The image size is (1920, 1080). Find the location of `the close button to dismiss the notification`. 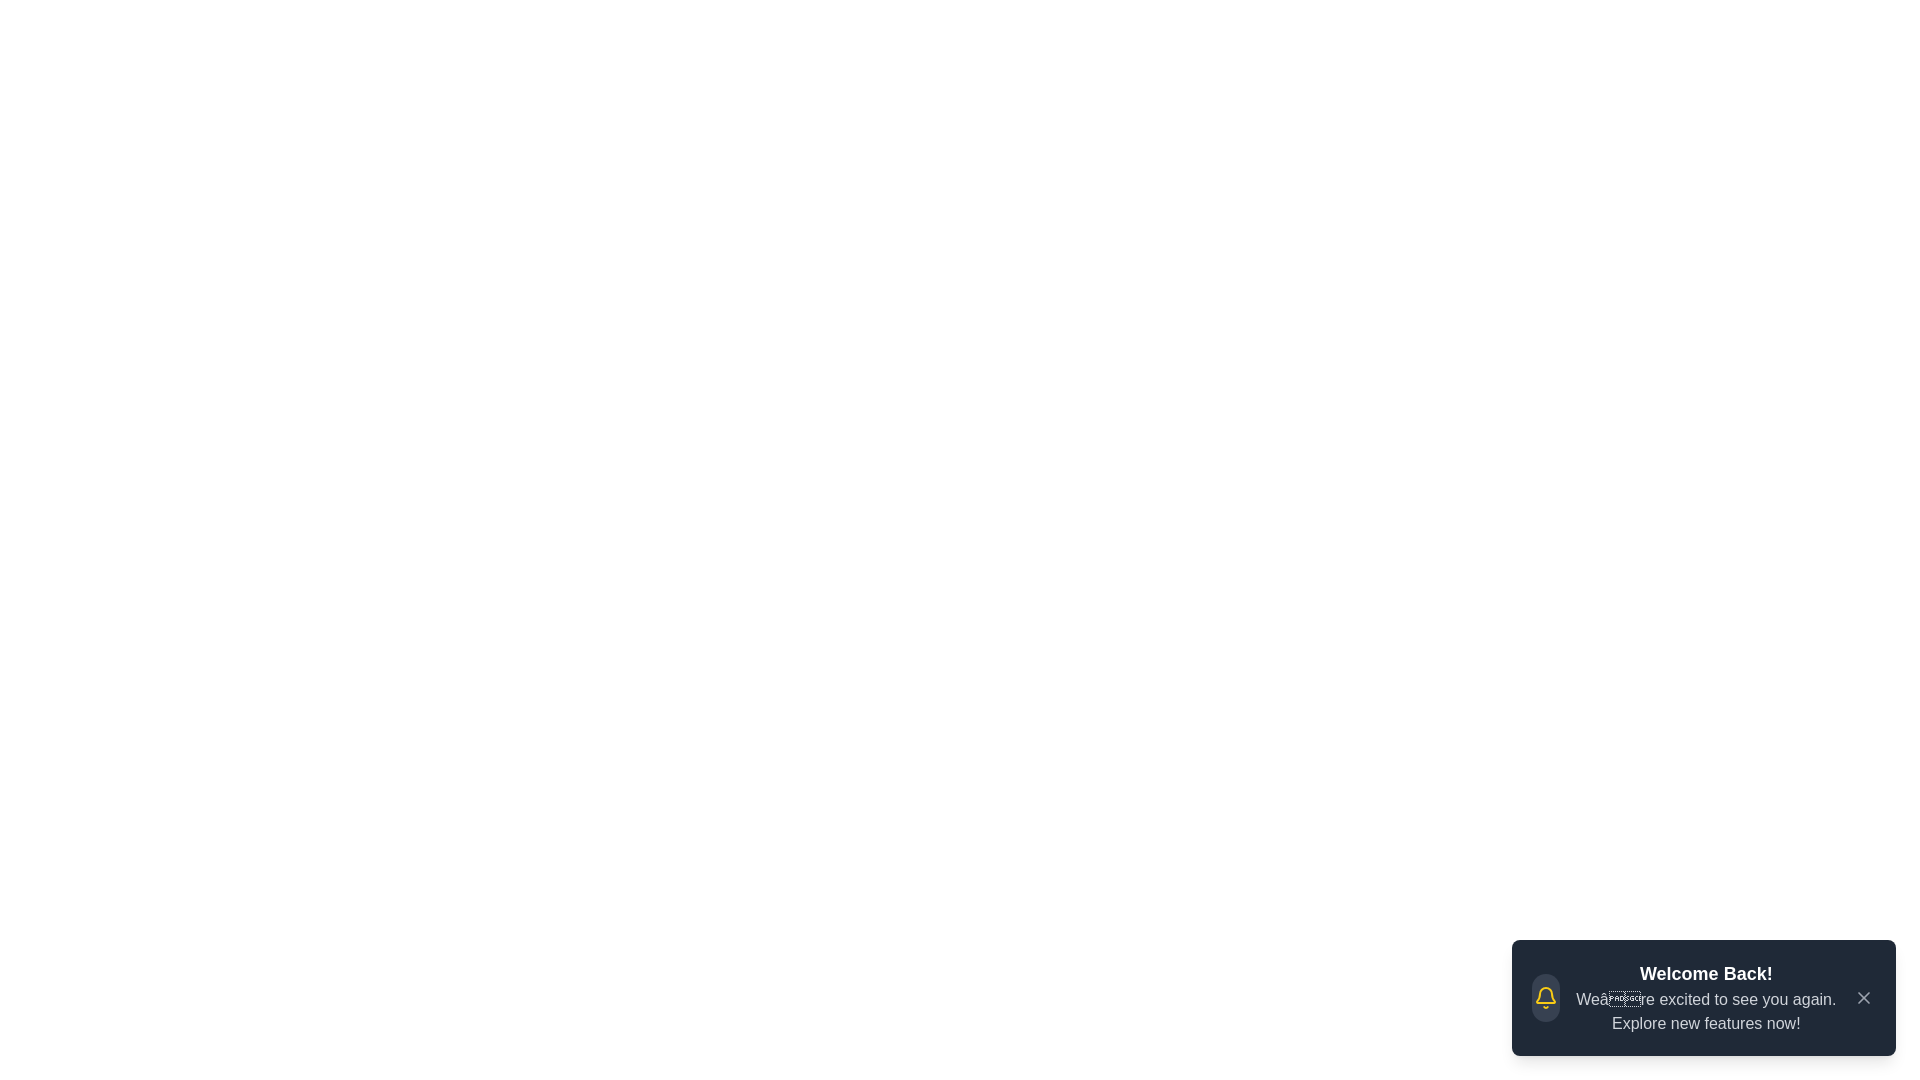

the close button to dismiss the notification is located at coordinates (1862, 998).